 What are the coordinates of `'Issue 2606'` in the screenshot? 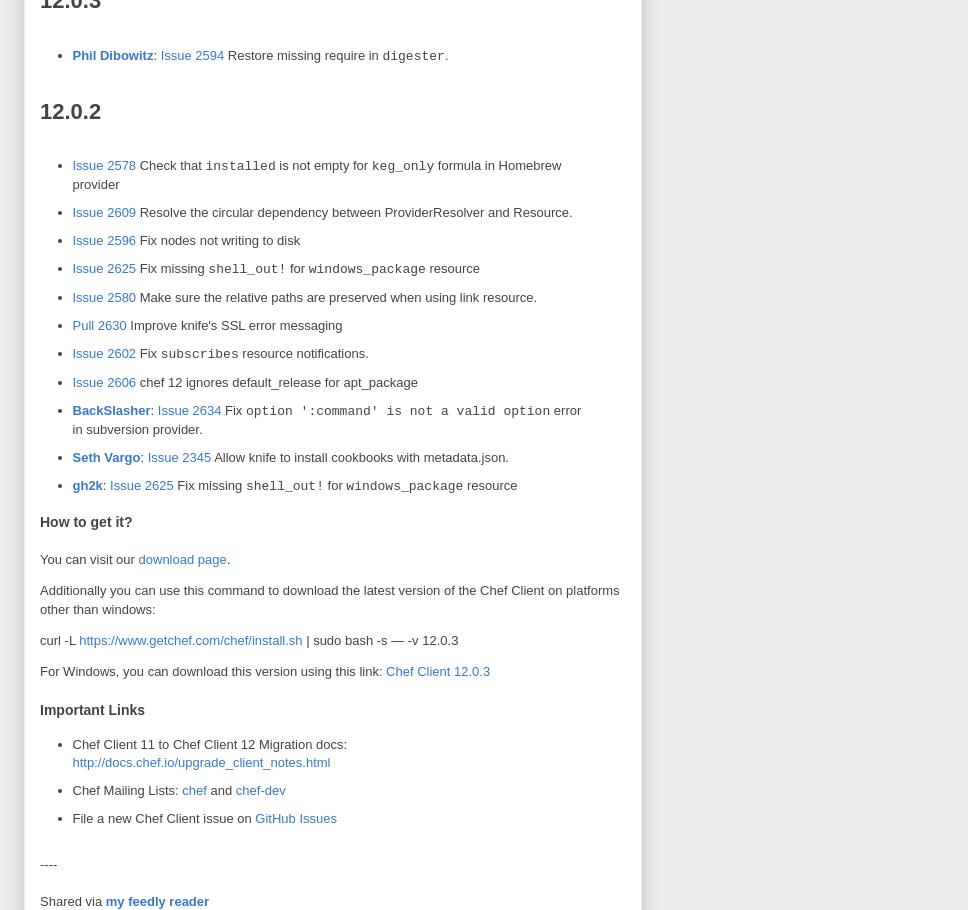 It's located at (103, 381).